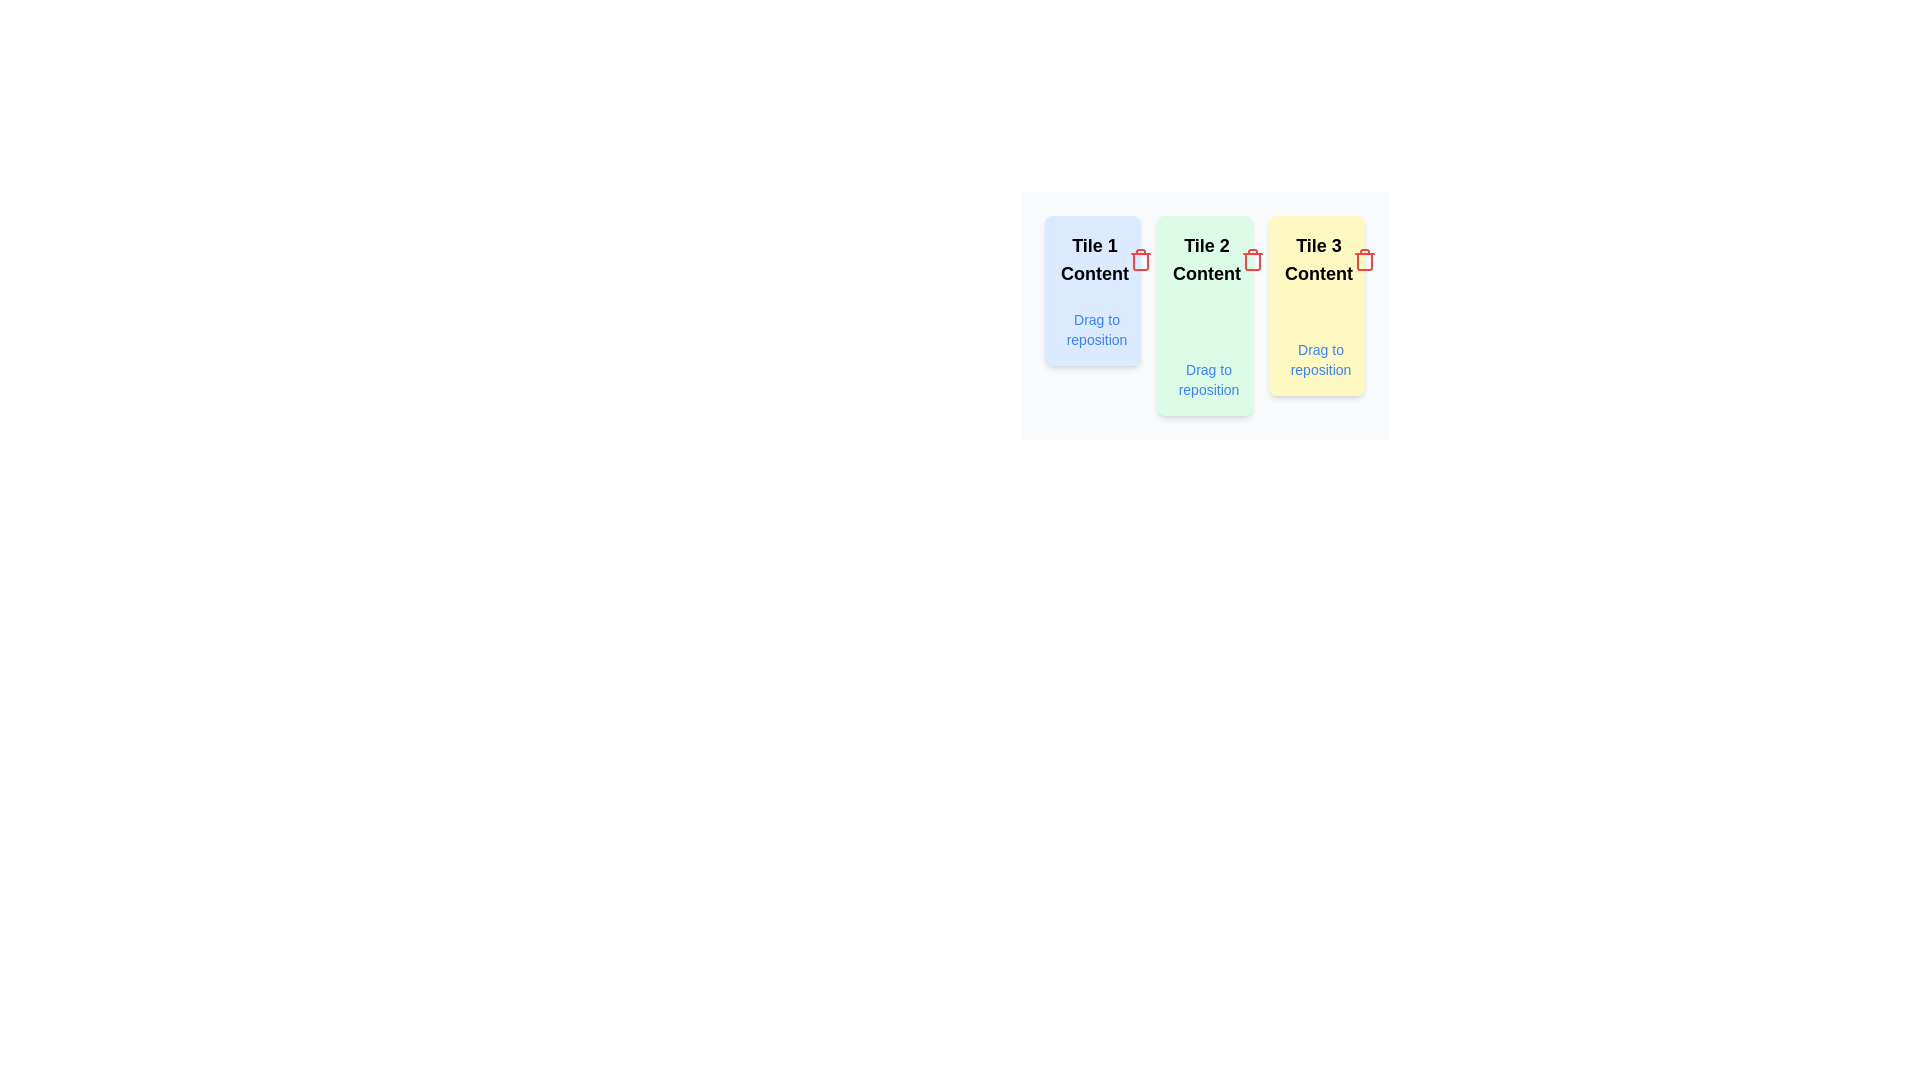  I want to click on the instructional label located at the bottom of the third card labeled 'Tile 3 Content', so click(1320, 358).